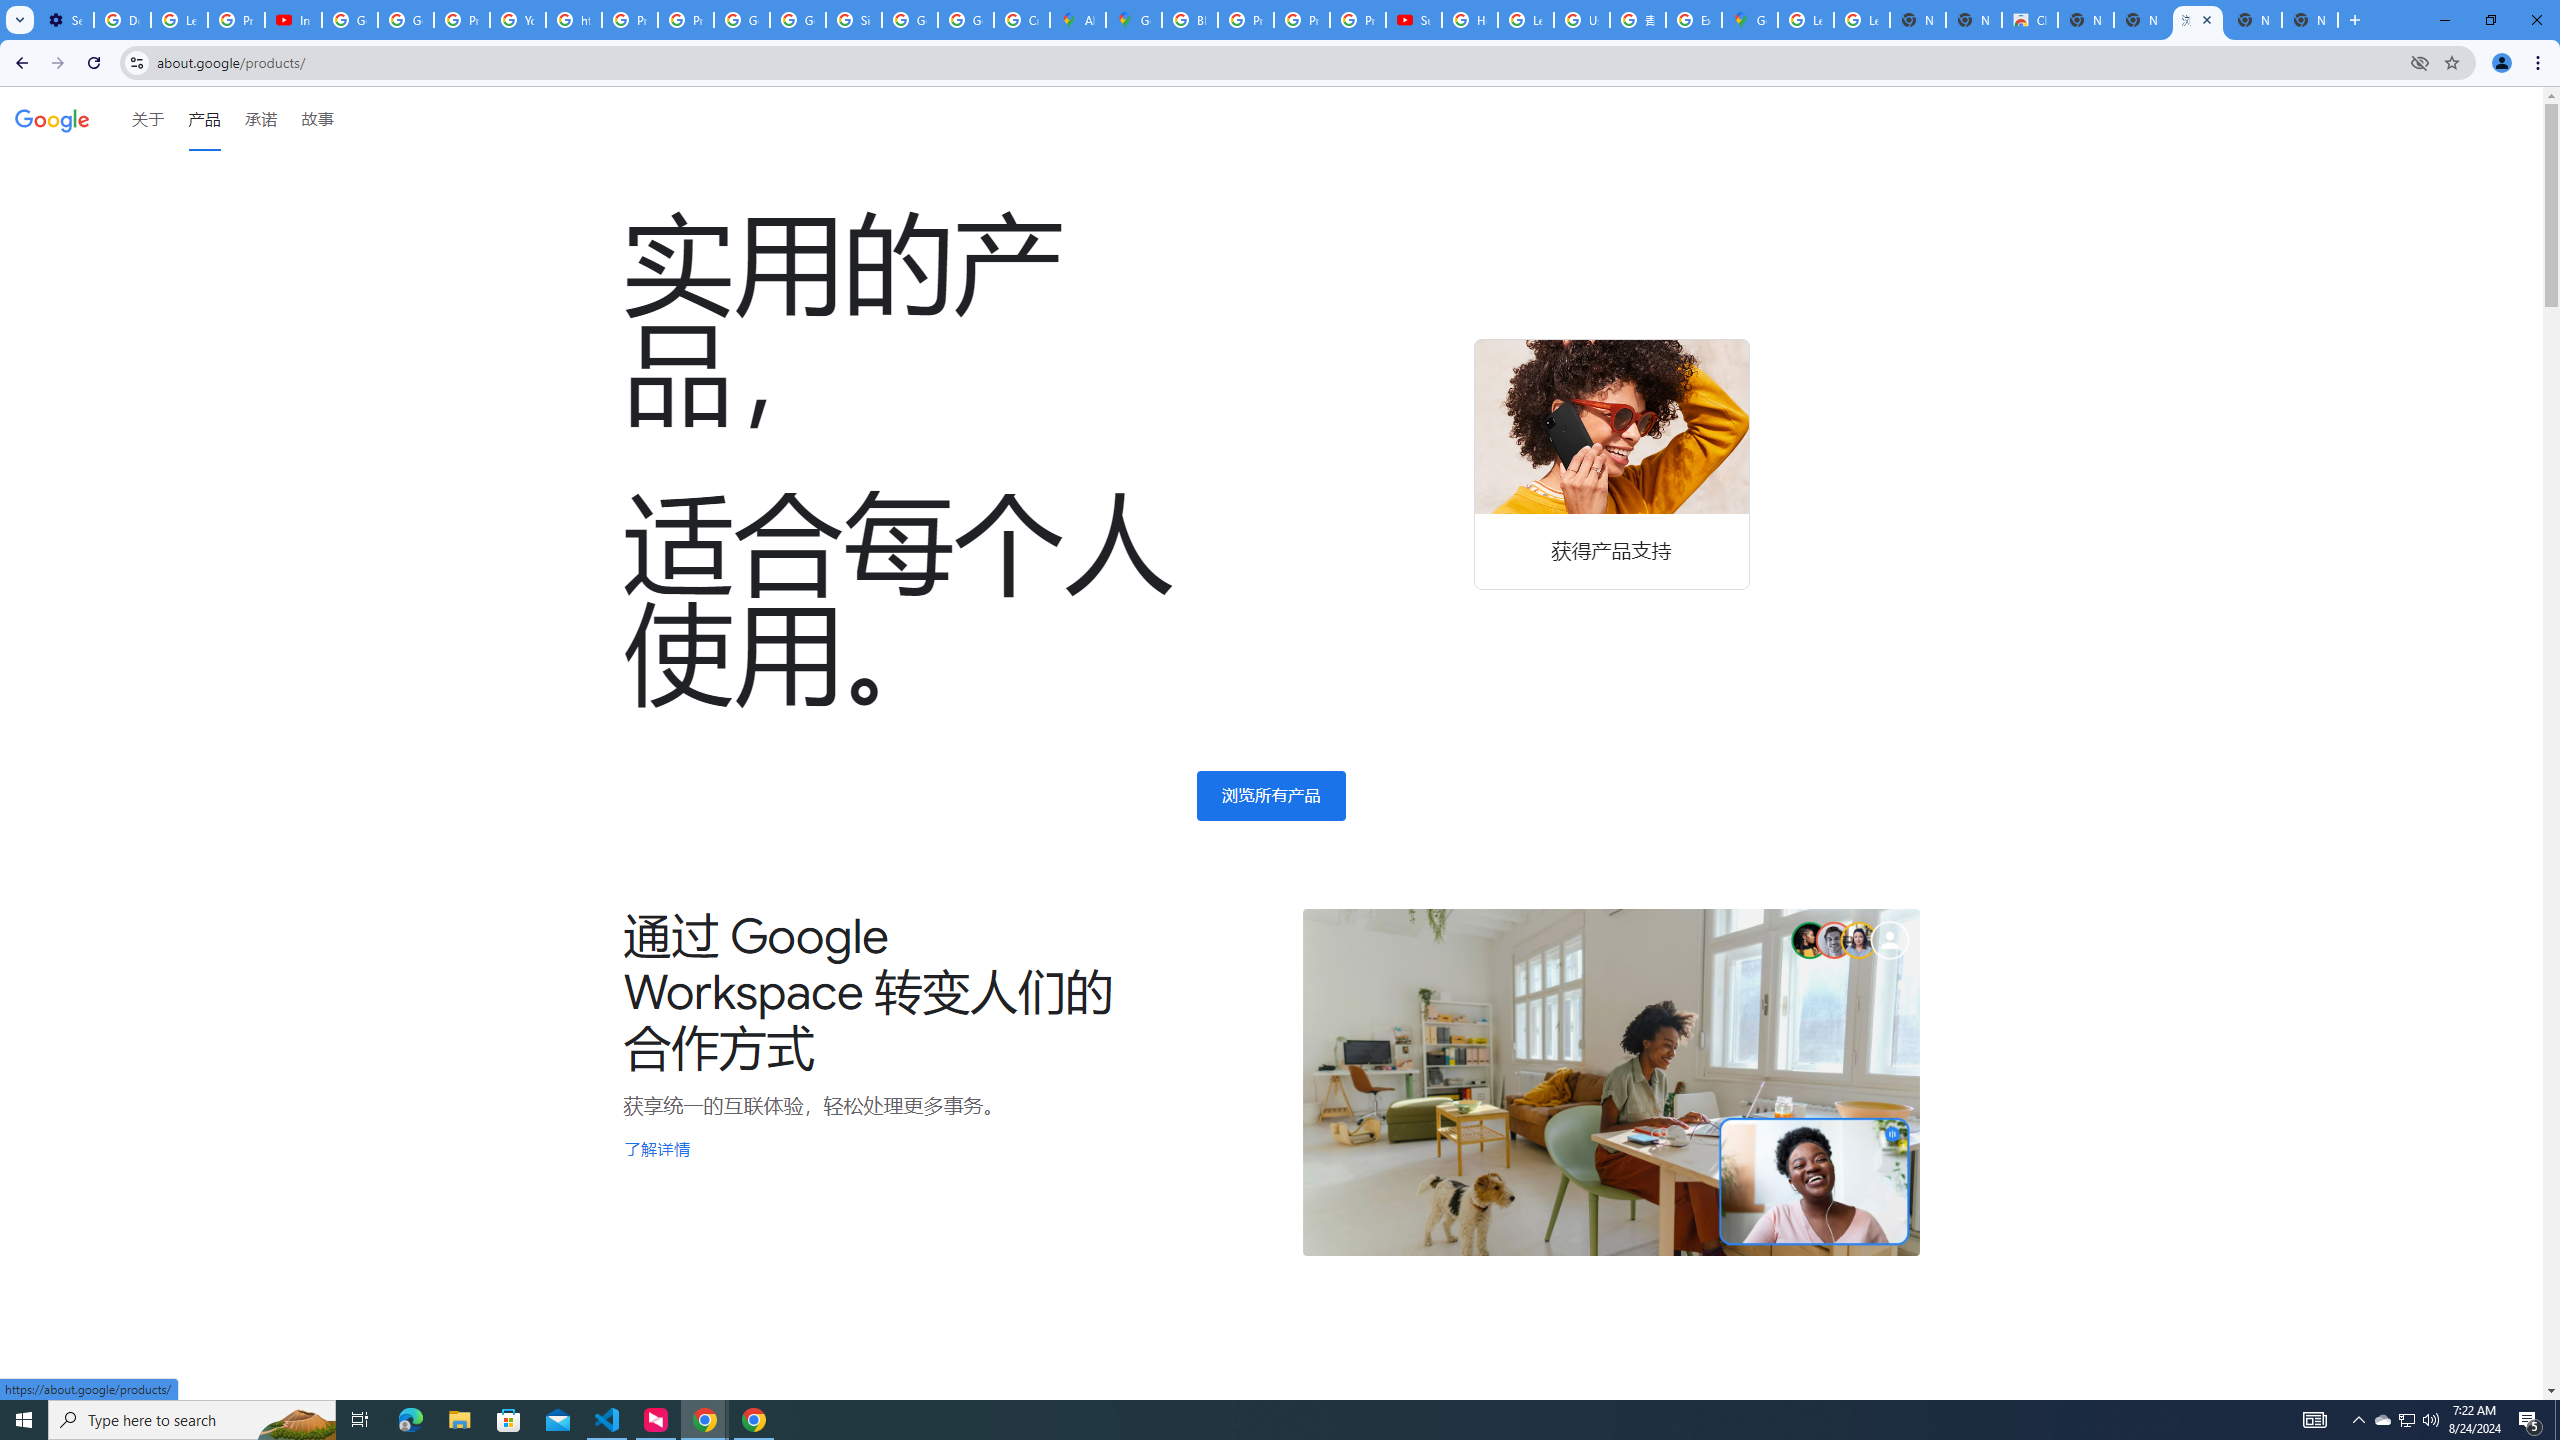  I want to click on 'Privacy Help Center - Policies Help', so click(1300, 19).